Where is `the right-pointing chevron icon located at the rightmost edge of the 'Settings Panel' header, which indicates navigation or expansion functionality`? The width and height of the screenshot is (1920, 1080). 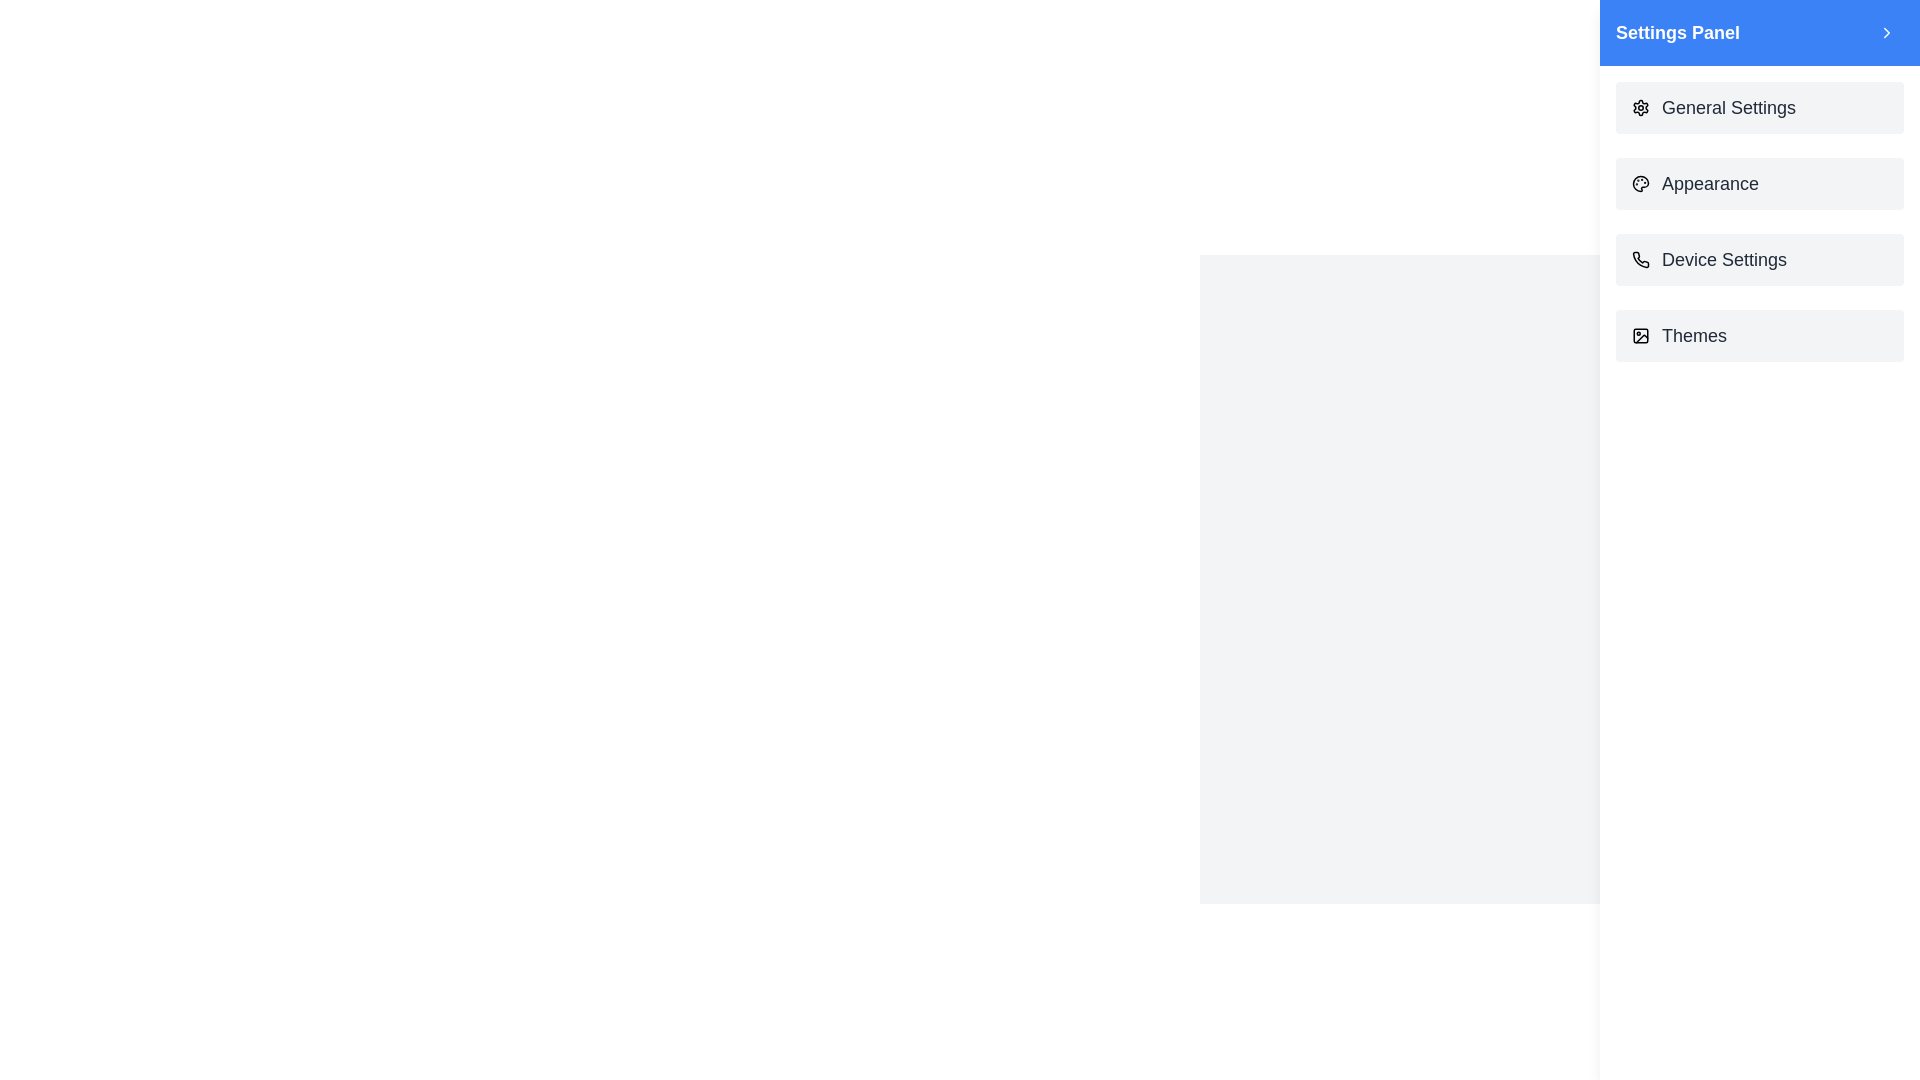
the right-pointing chevron icon located at the rightmost edge of the 'Settings Panel' header, which indicates navigation or expansion functionality is located at coordinates (1885, 33).